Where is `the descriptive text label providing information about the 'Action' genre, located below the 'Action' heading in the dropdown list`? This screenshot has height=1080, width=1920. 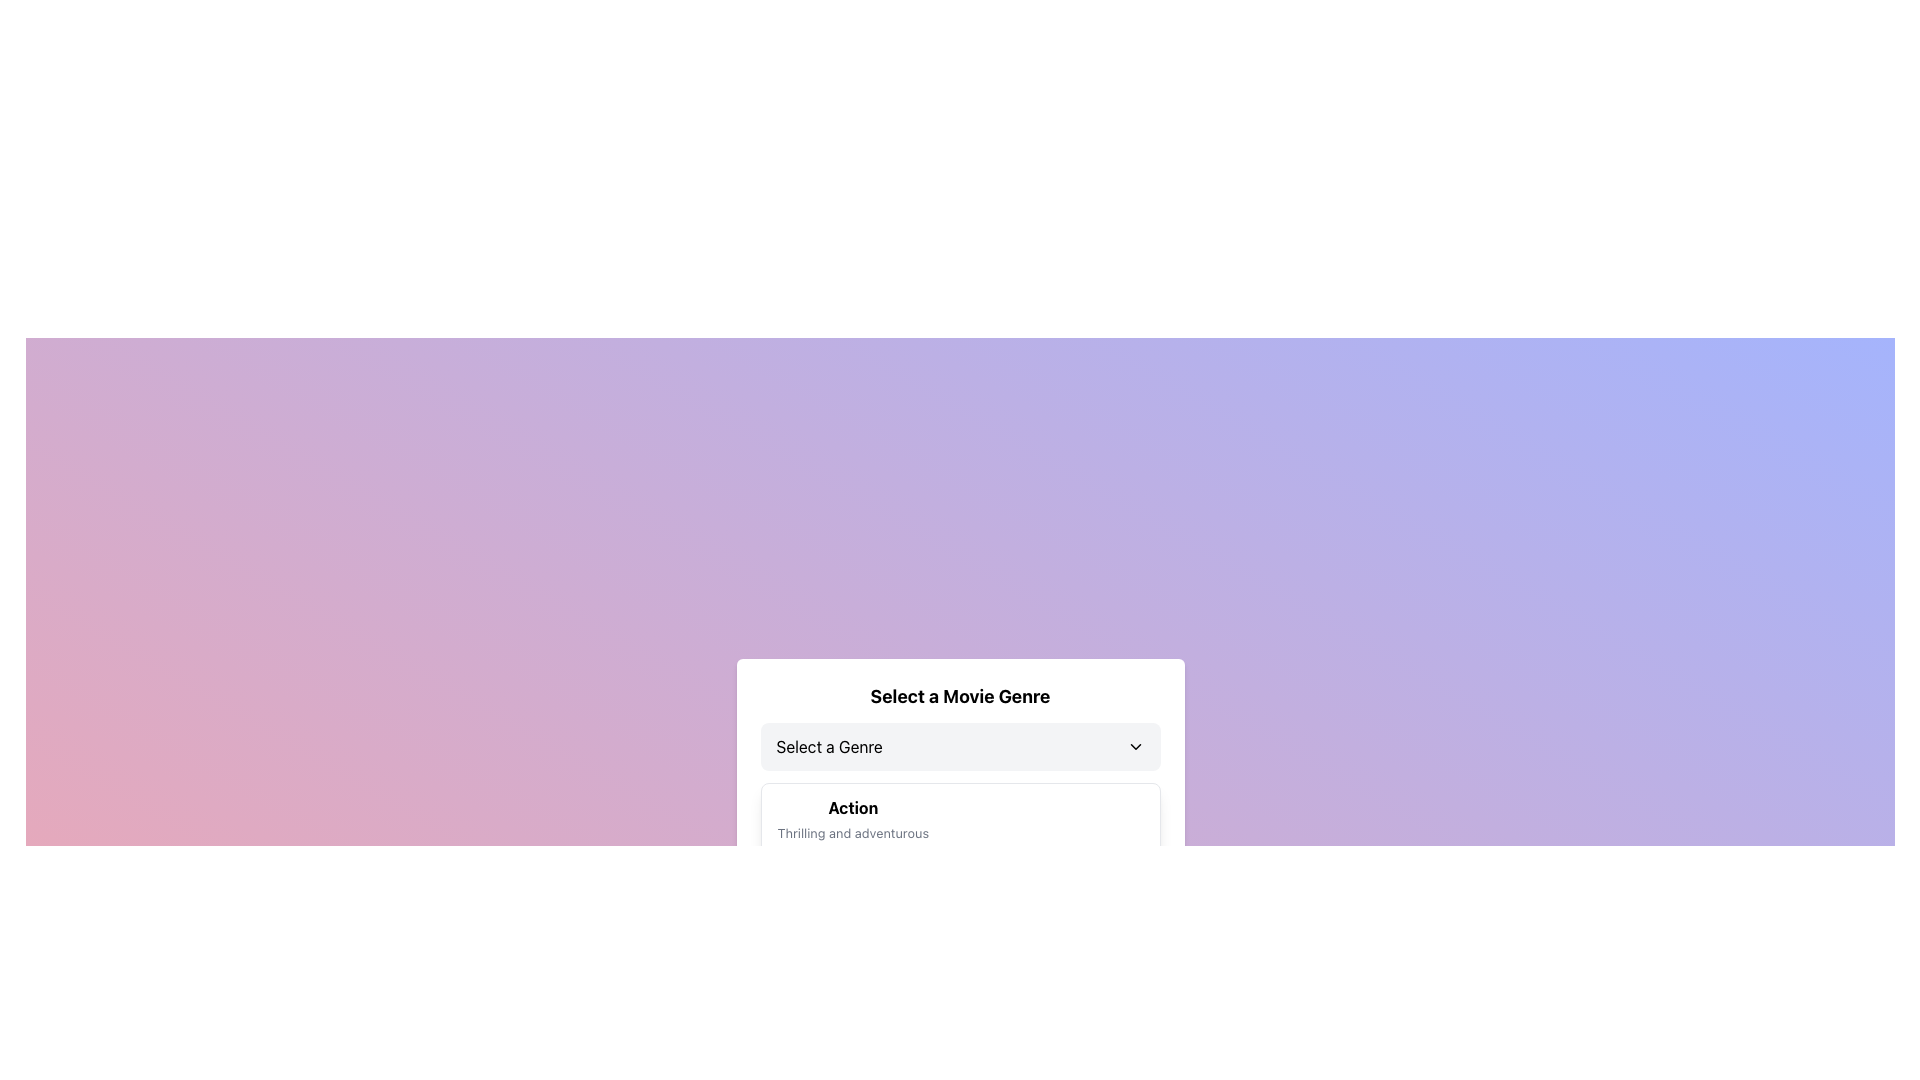 the descriptive text label providing information about the 'Action' genre, located below the 'Action' heading in the dropdown list is located at coordinates (853, 833).